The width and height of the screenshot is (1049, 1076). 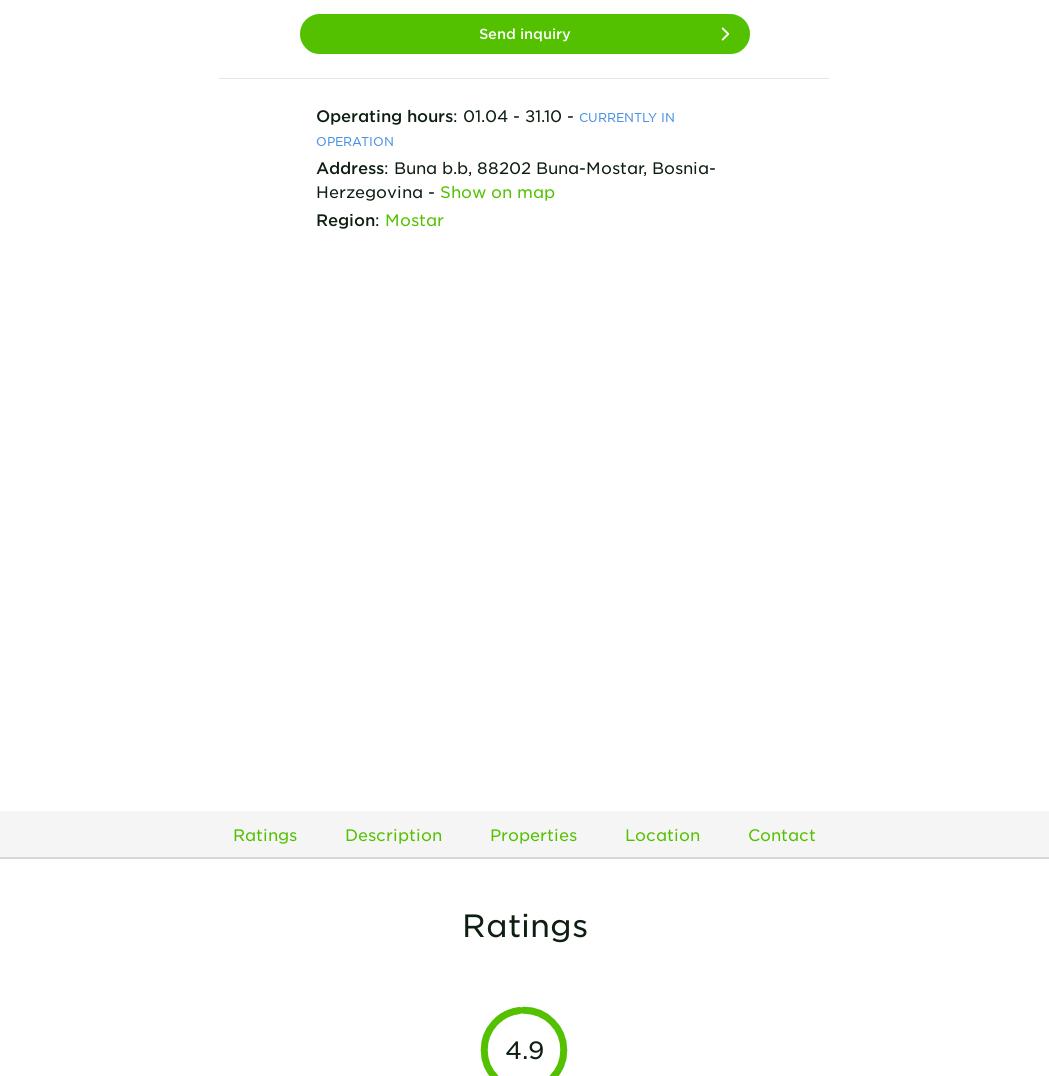 I want to click on 'currently in operation', so click(x=493, y=127).